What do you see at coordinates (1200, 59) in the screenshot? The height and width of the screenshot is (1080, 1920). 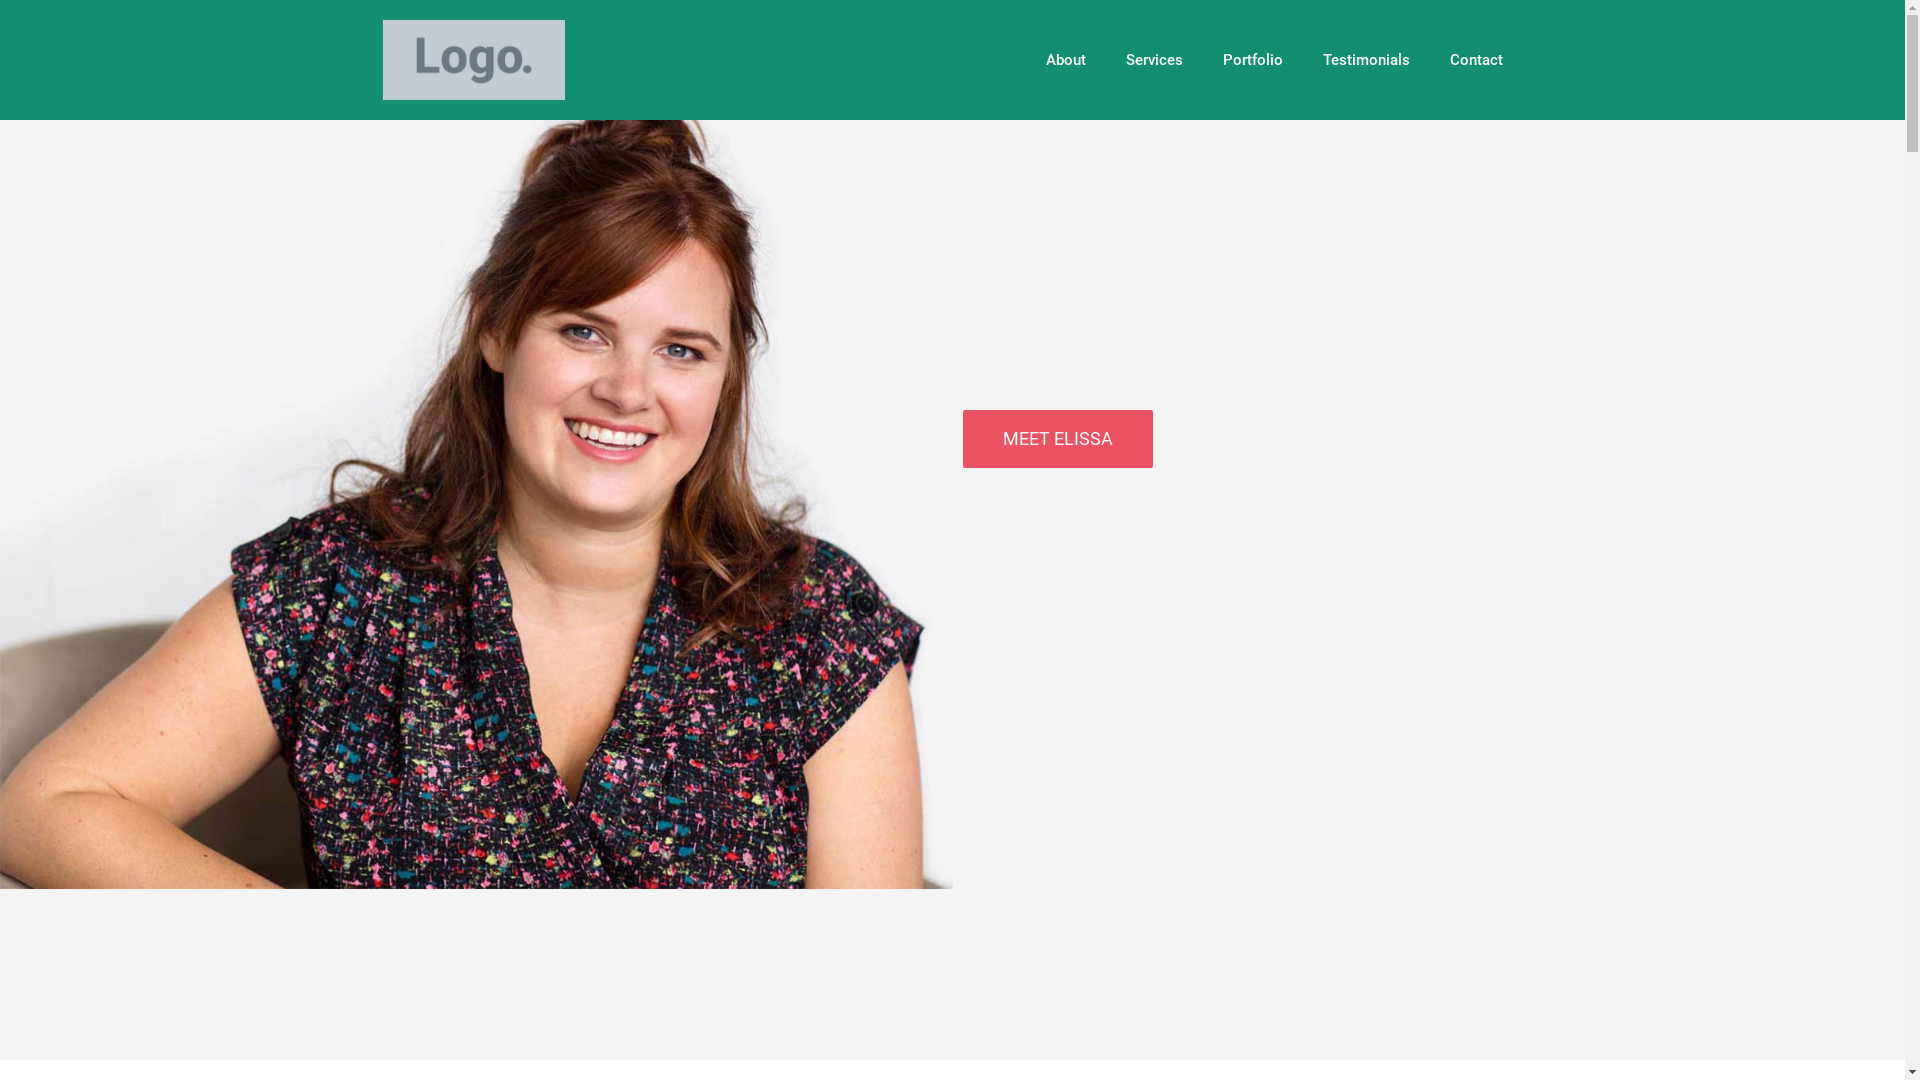 I see `'Portfolio'` at bounding box center [1200, 59].